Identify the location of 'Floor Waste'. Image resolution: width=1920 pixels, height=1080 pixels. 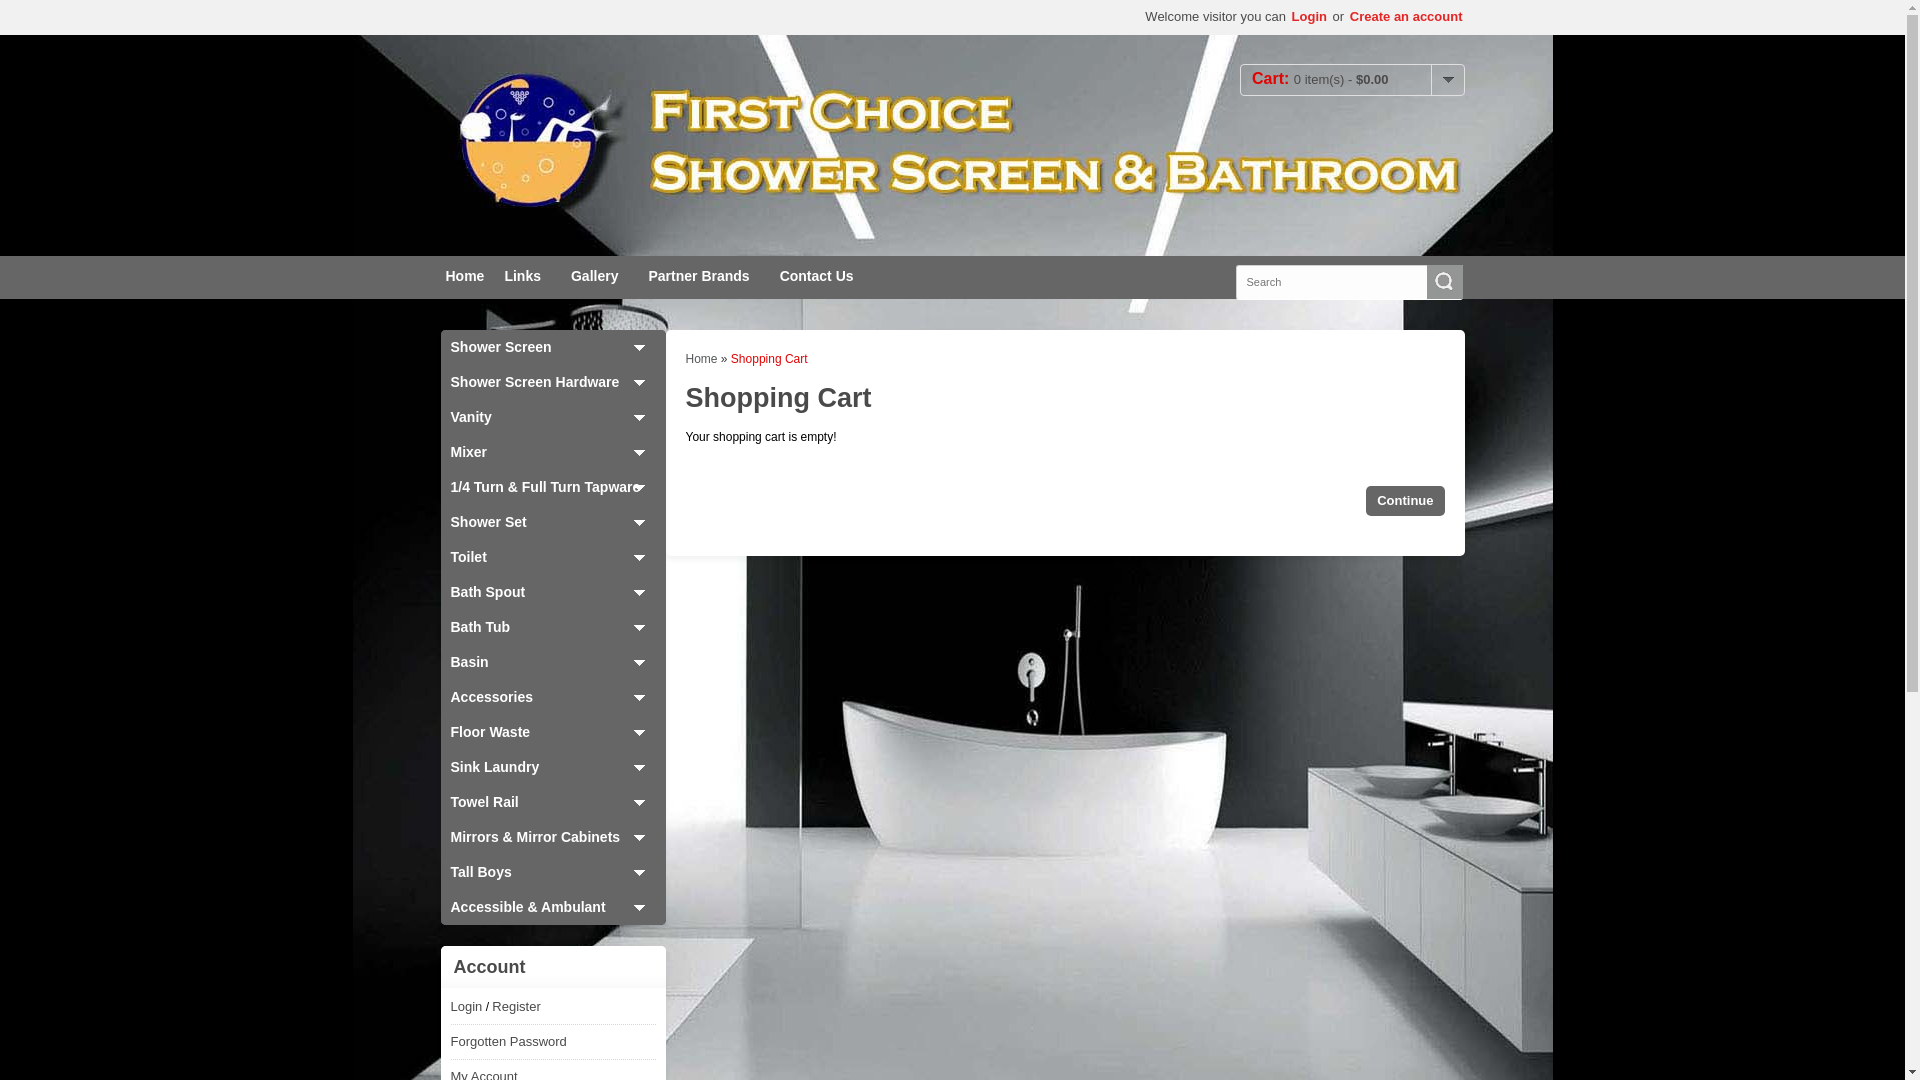
(439, 732).